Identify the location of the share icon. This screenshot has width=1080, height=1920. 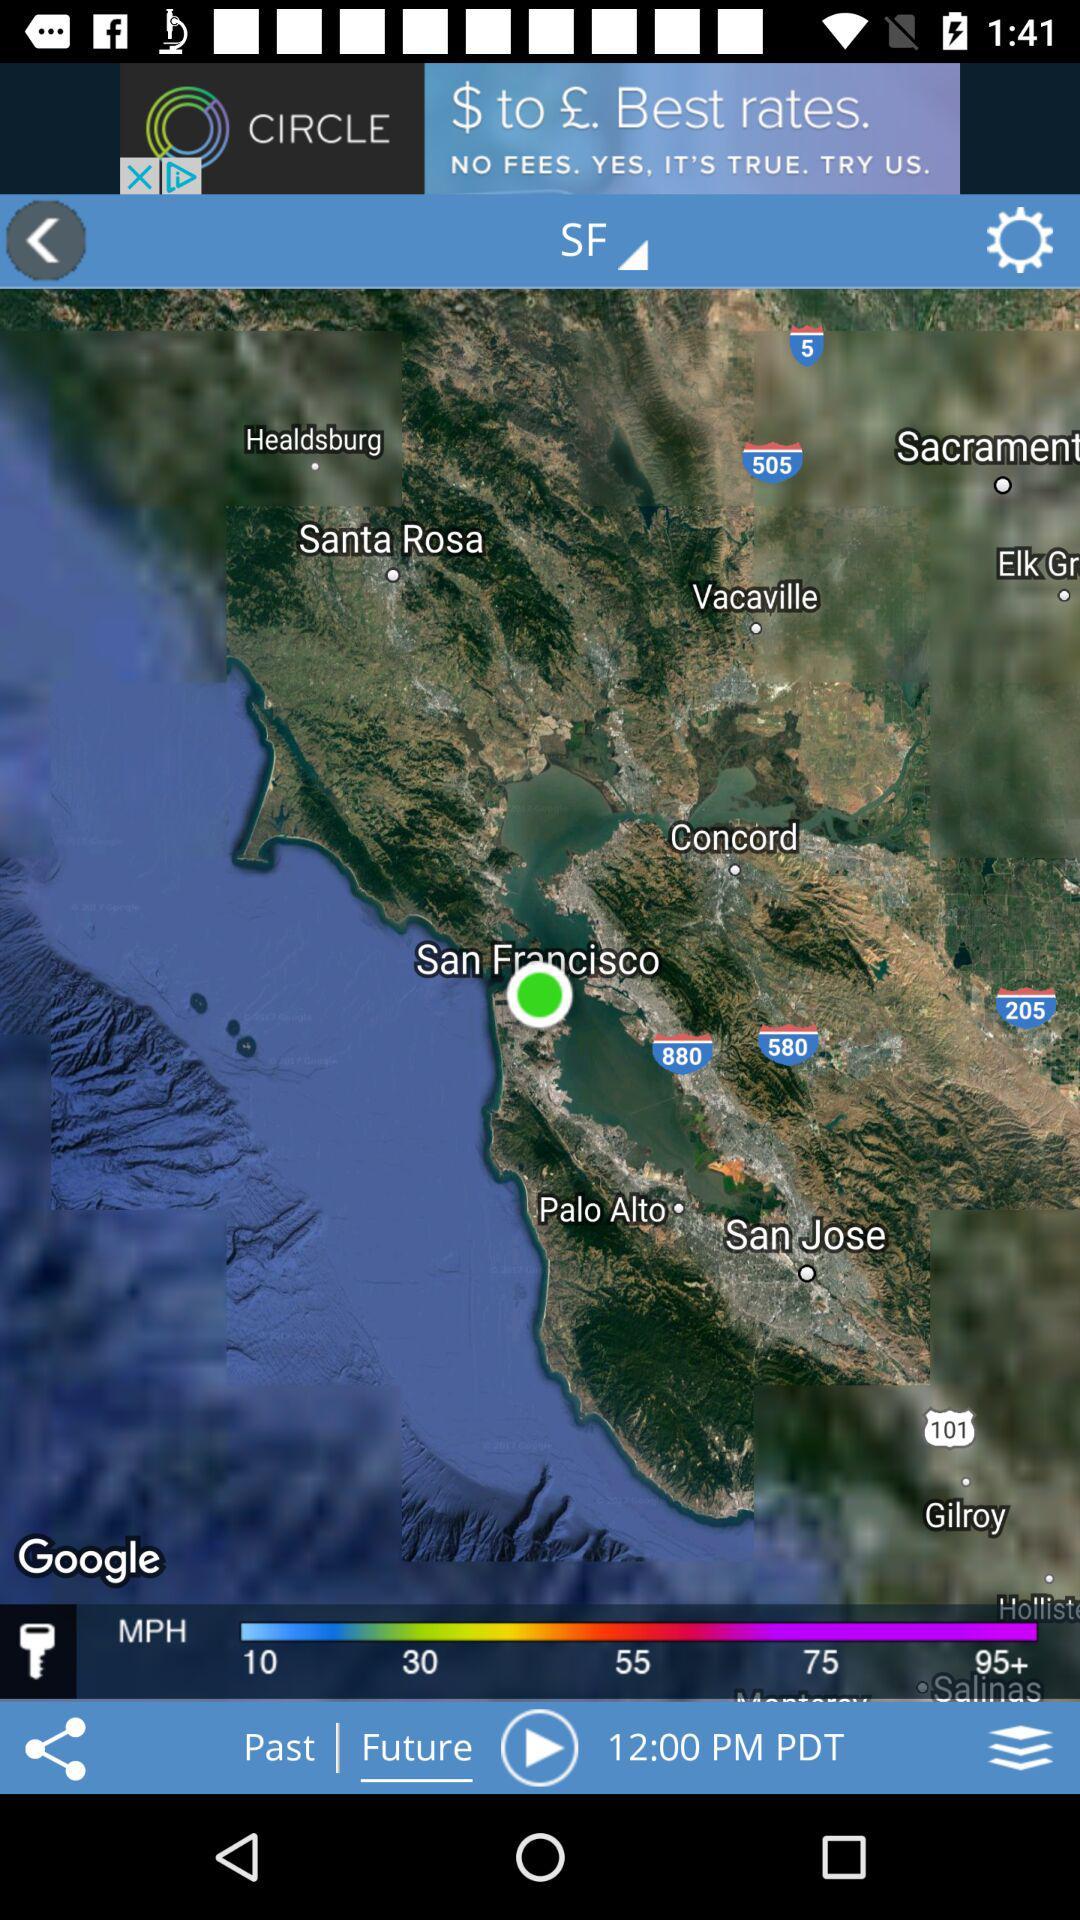
(58, 1746).